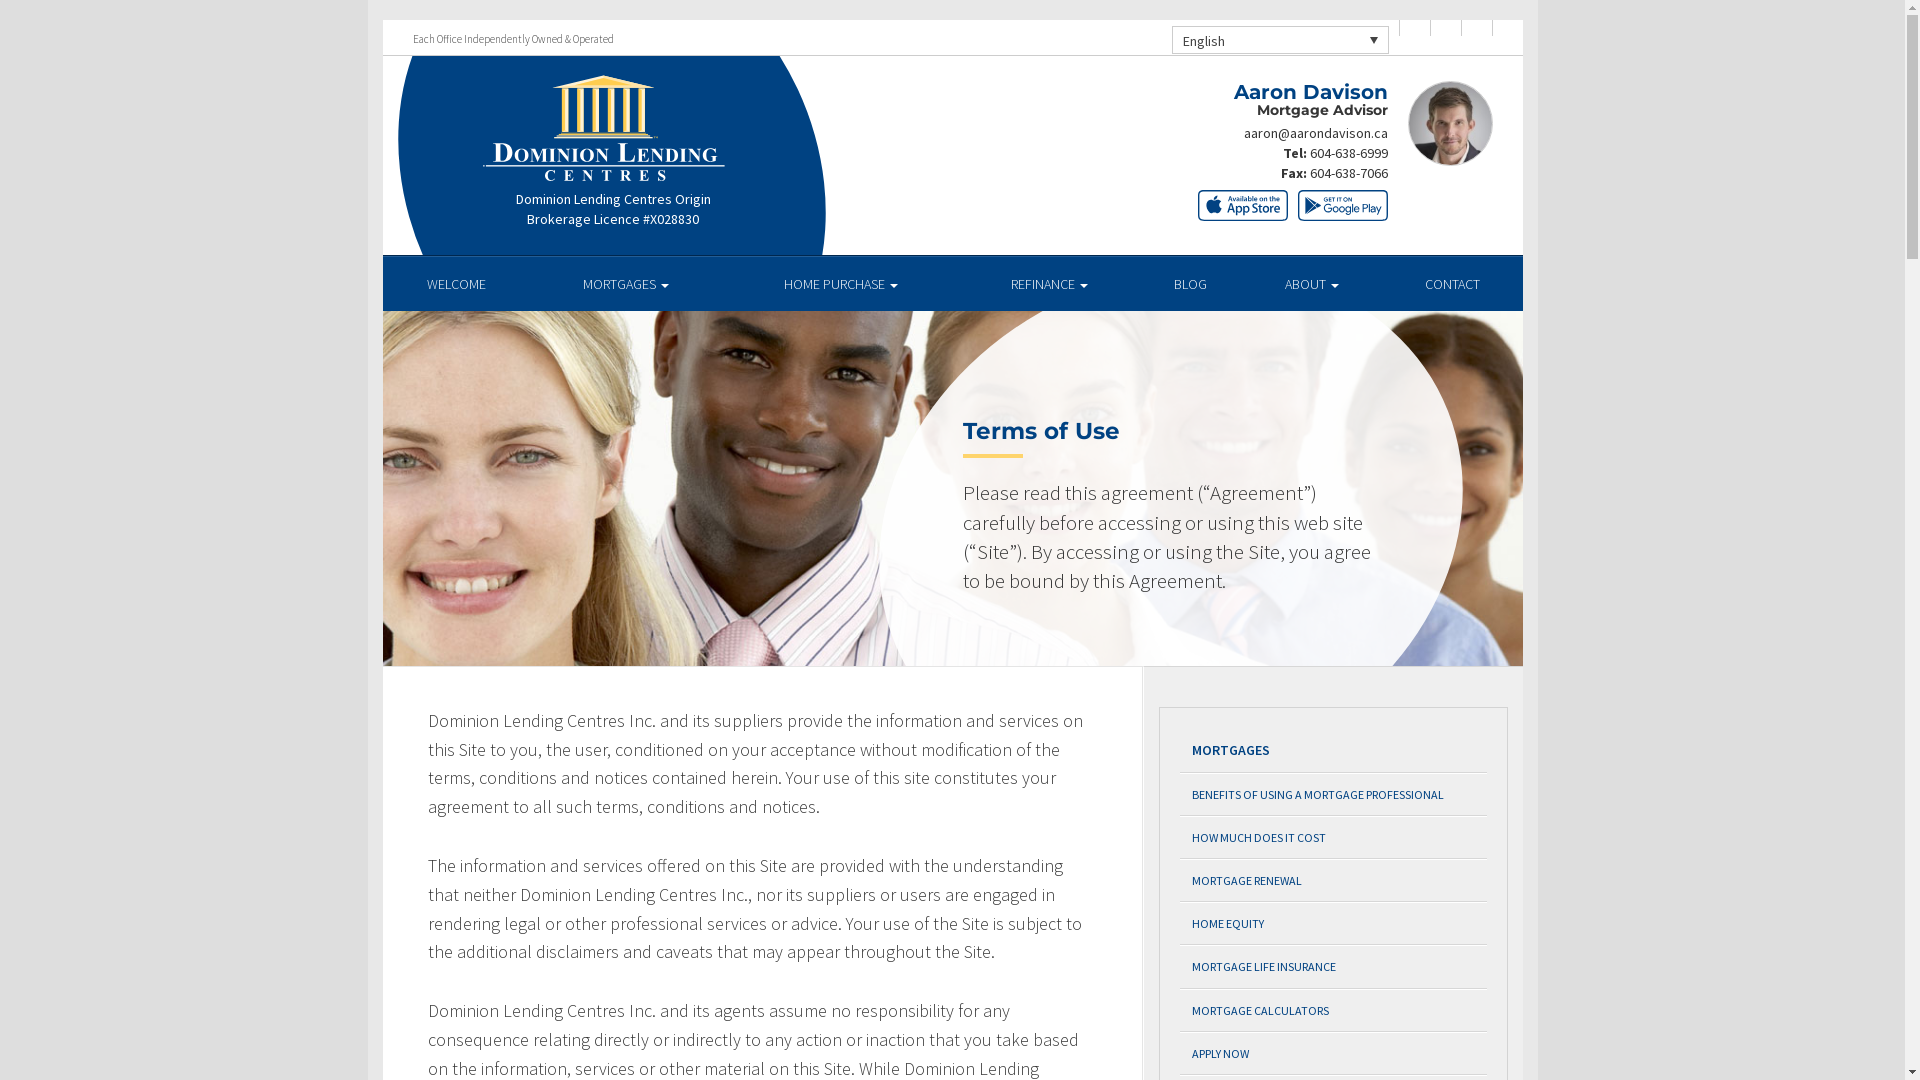 The height and width of the screenshot is (1080, 1920). What do you see at coordinates (1180, 1010) in the screenshot?
I see `'MORTGAGE CALCULATORS'` at bounding box center [1180, 1010].